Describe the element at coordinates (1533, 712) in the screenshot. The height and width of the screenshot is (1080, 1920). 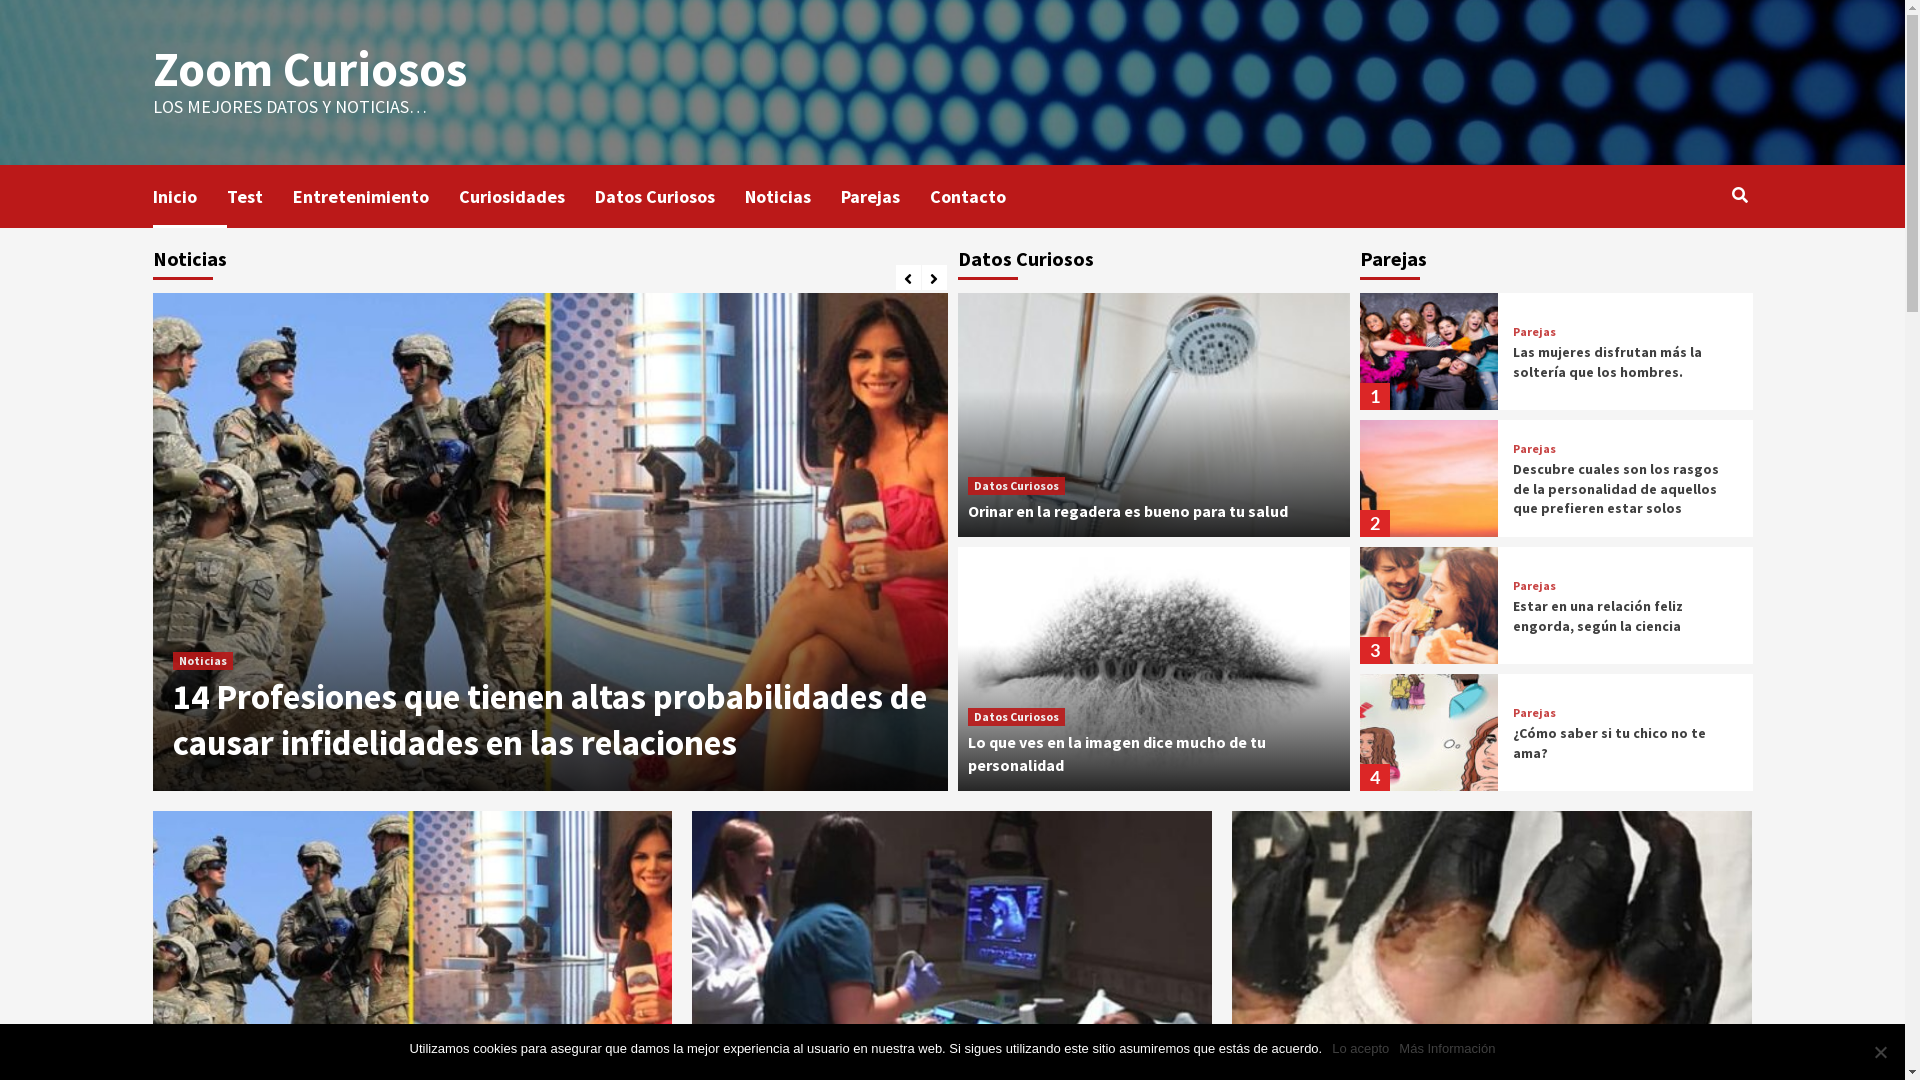
I see `'Parejas'` at that location.